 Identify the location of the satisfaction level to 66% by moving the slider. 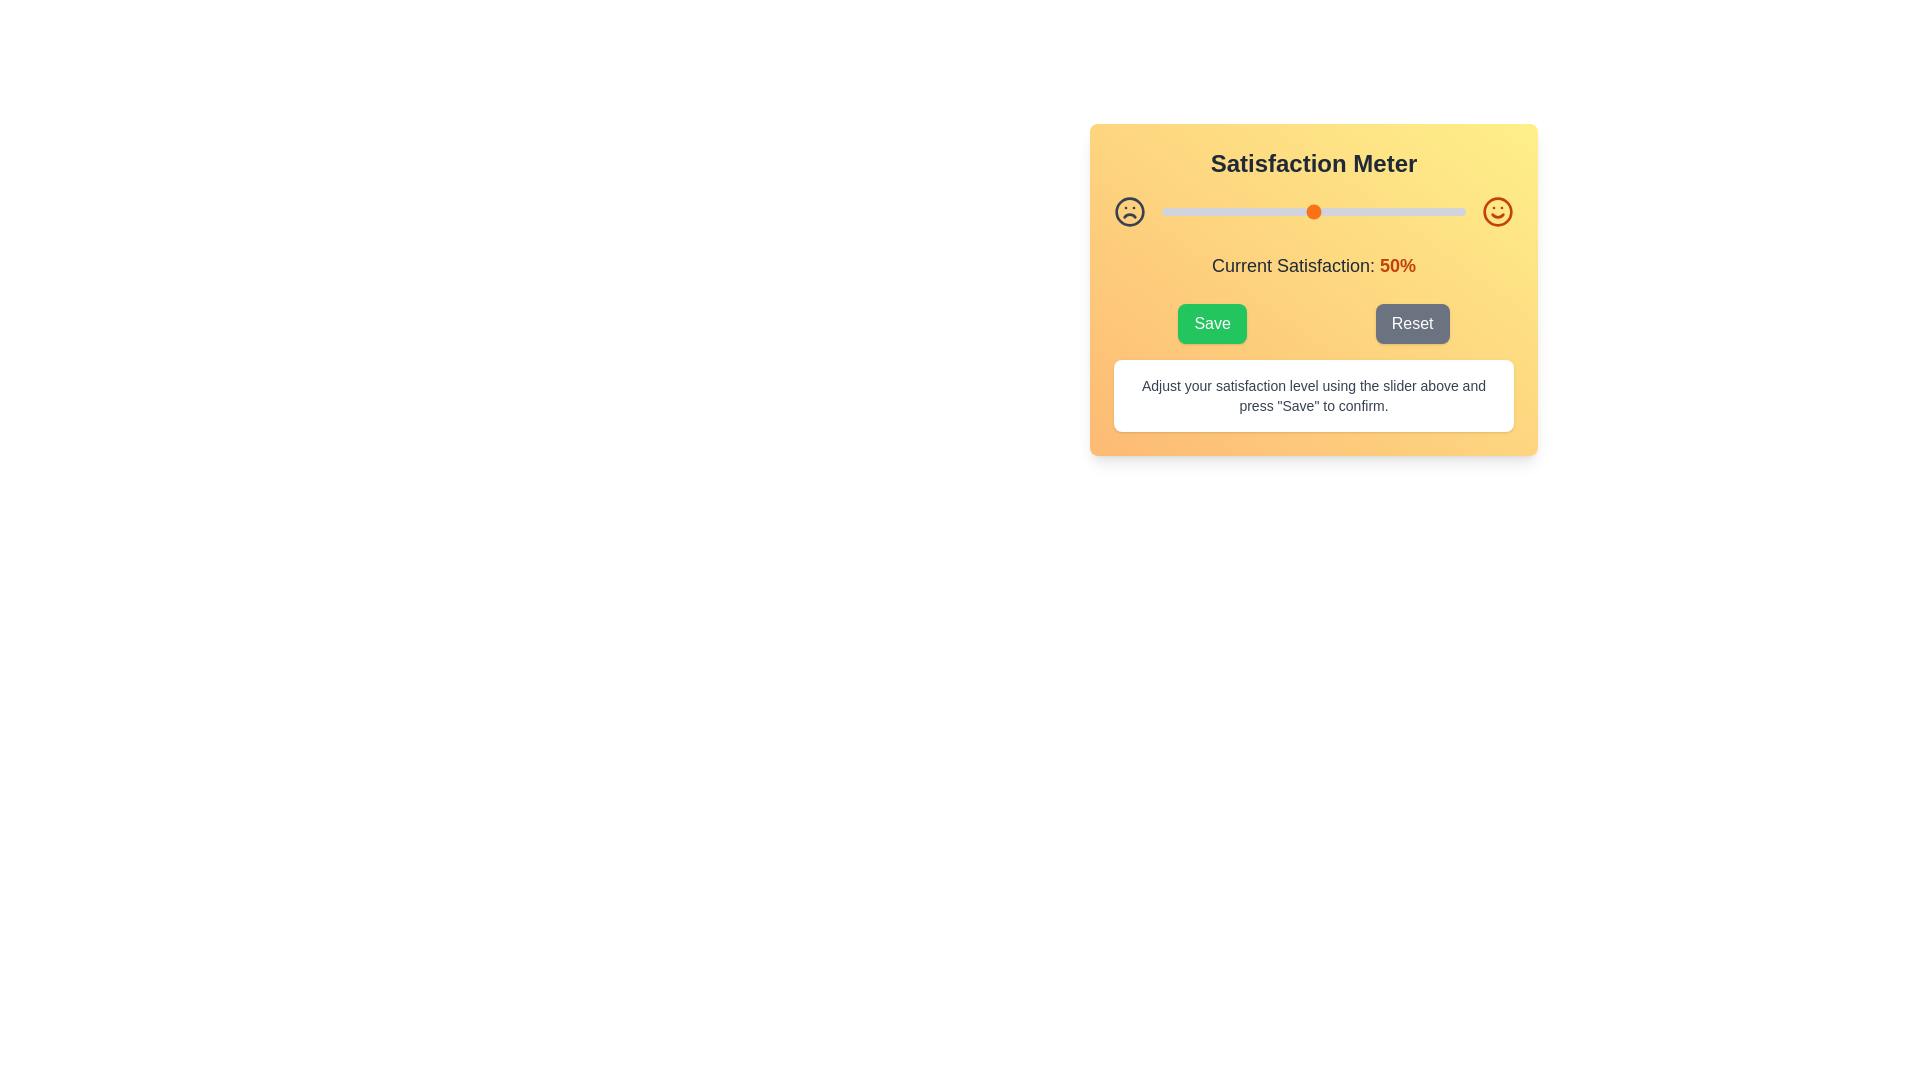
(1361, 212).